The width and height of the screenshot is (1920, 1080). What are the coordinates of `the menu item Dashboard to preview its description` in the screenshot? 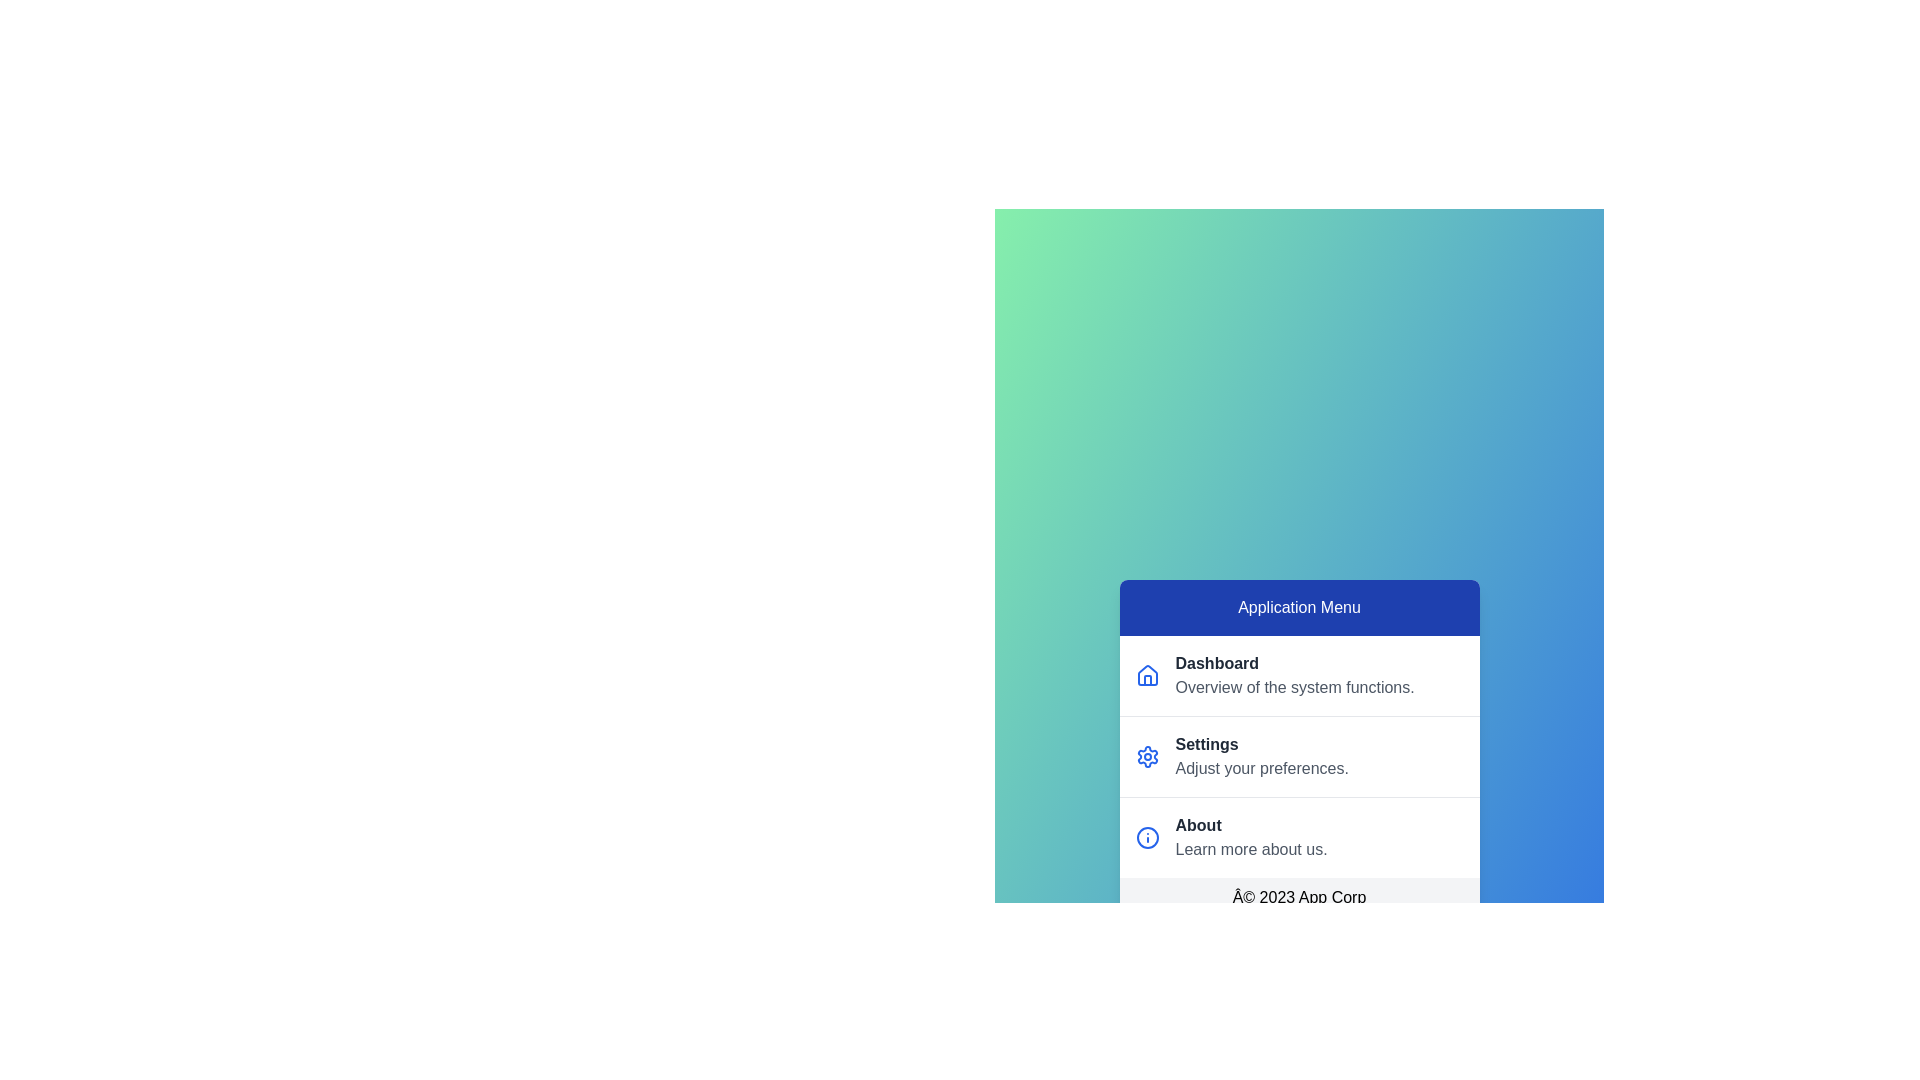 It's located at (1299, 675).